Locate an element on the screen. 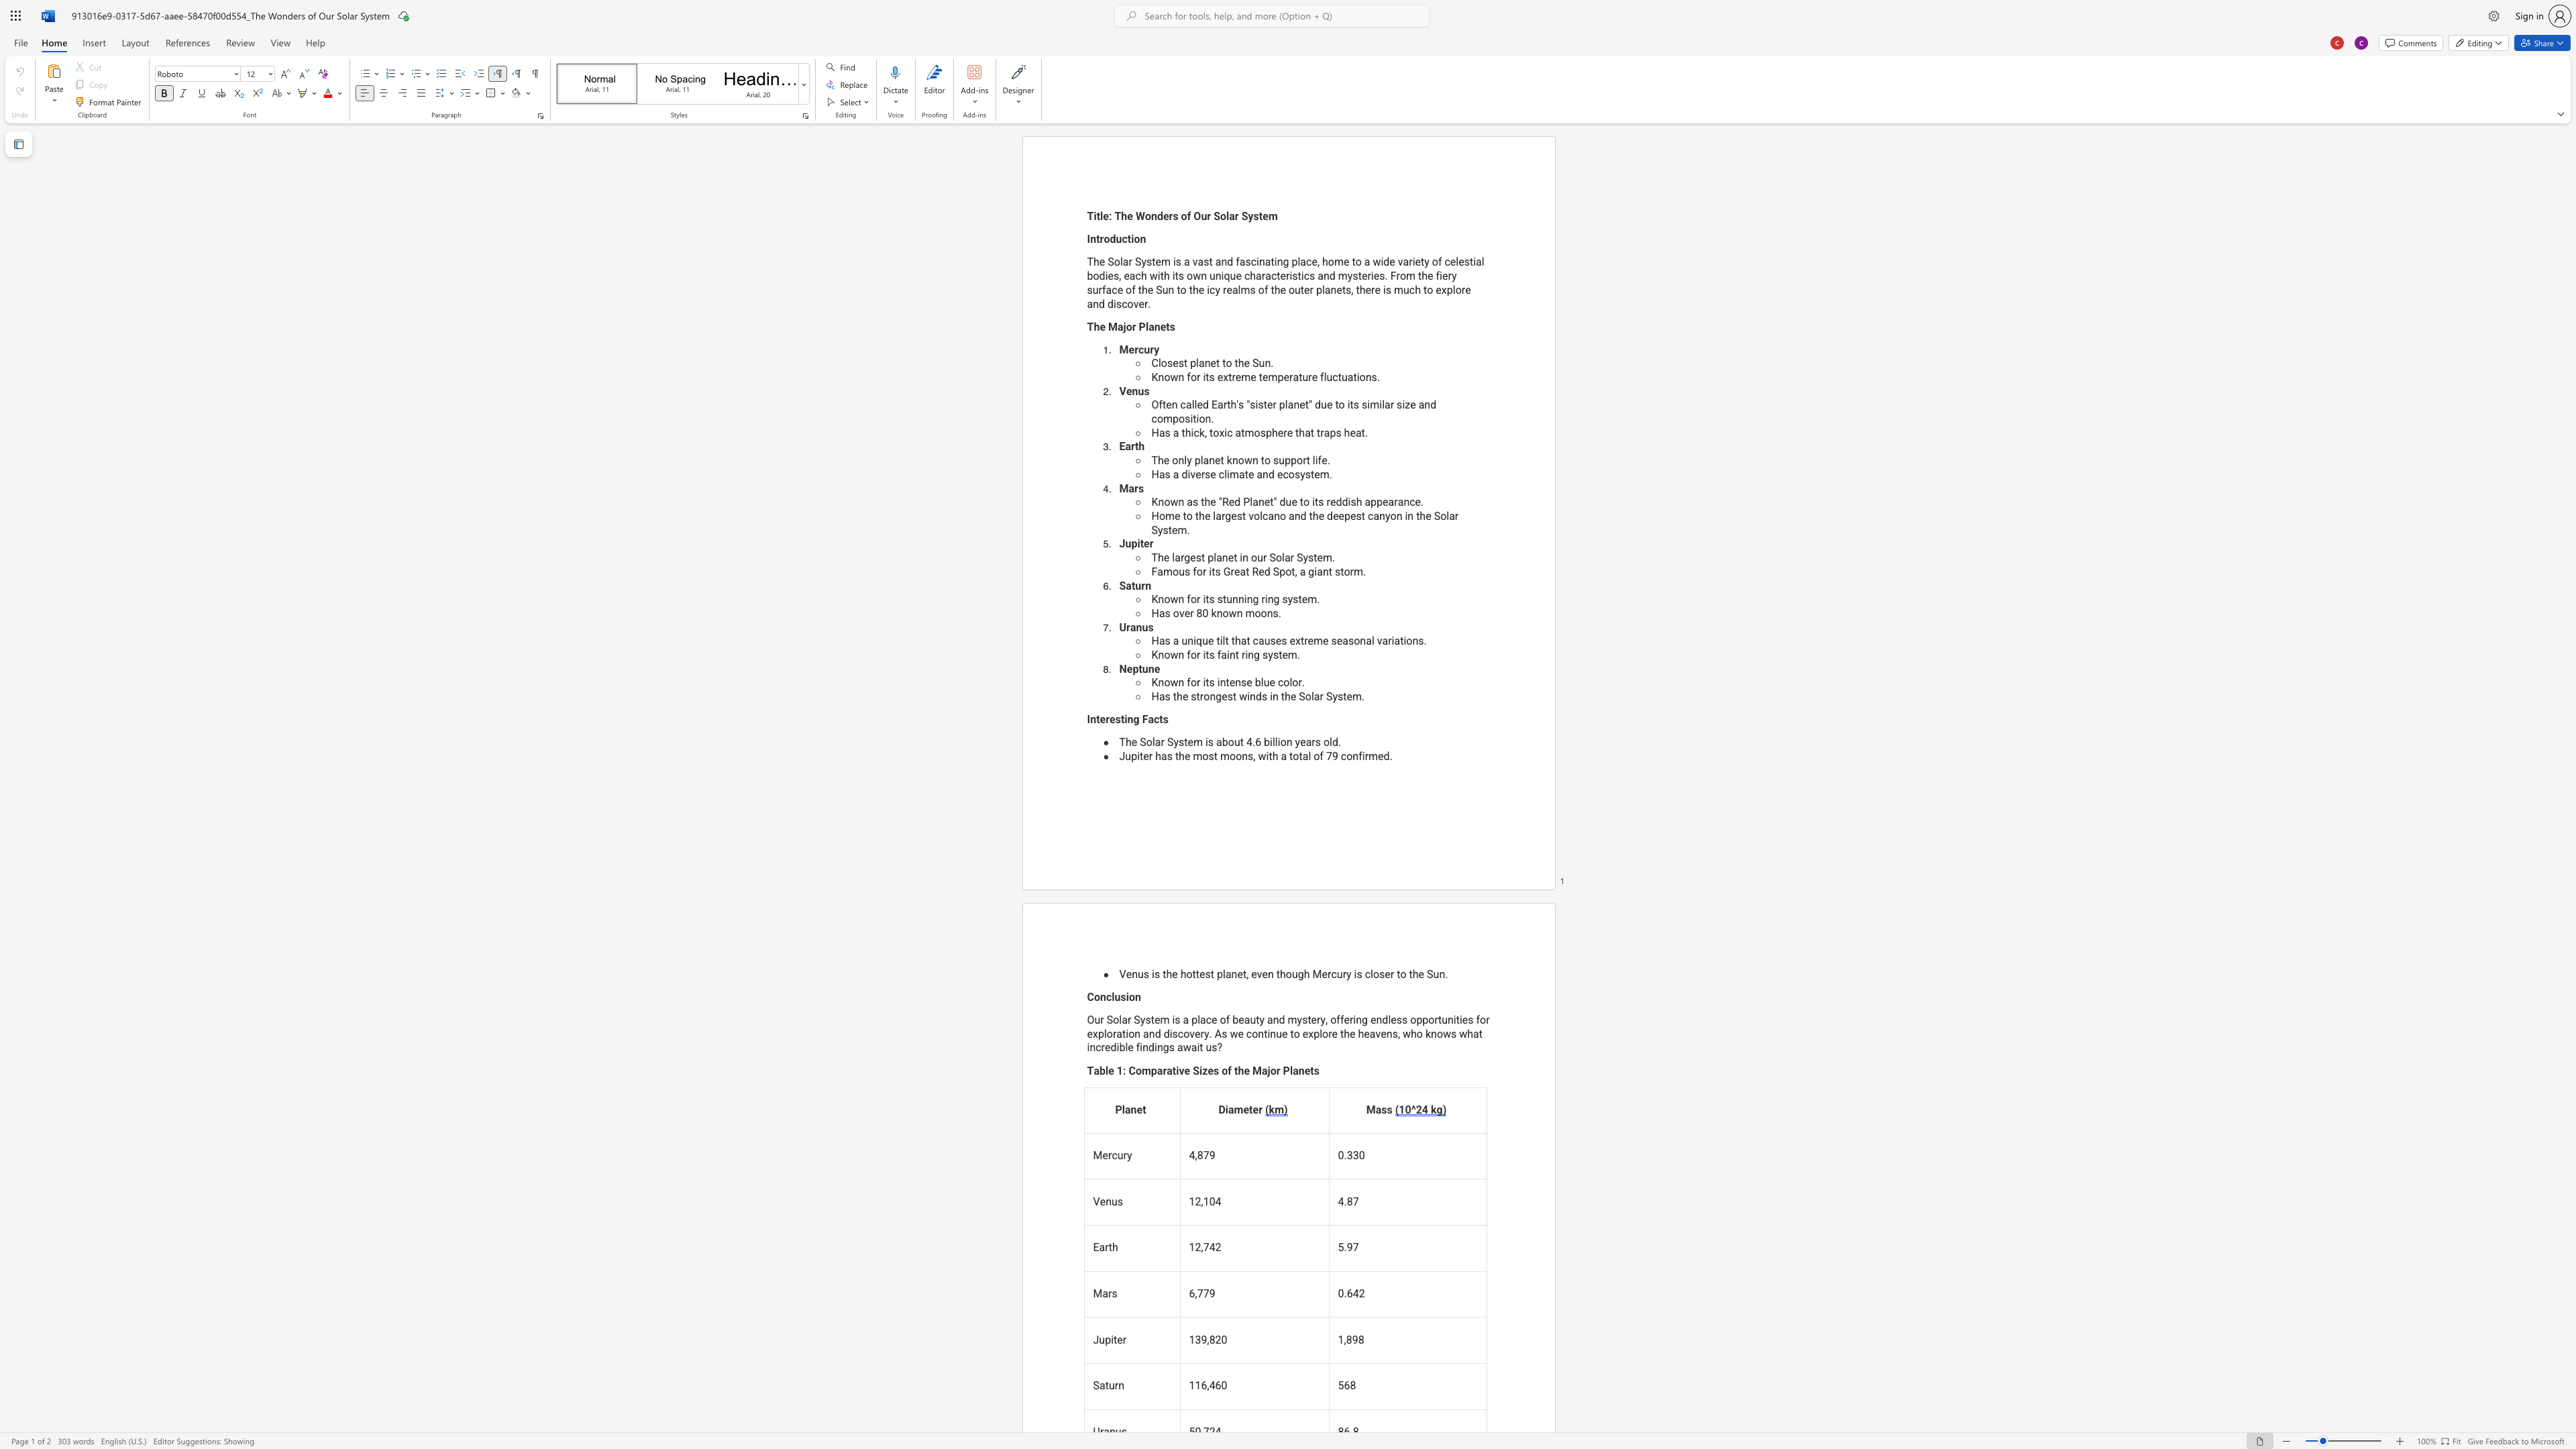  the subset text "the strongest winds in the Solar" within the text "Has the strongest winds in the Solar System." is located at coordinates (1172, 696).